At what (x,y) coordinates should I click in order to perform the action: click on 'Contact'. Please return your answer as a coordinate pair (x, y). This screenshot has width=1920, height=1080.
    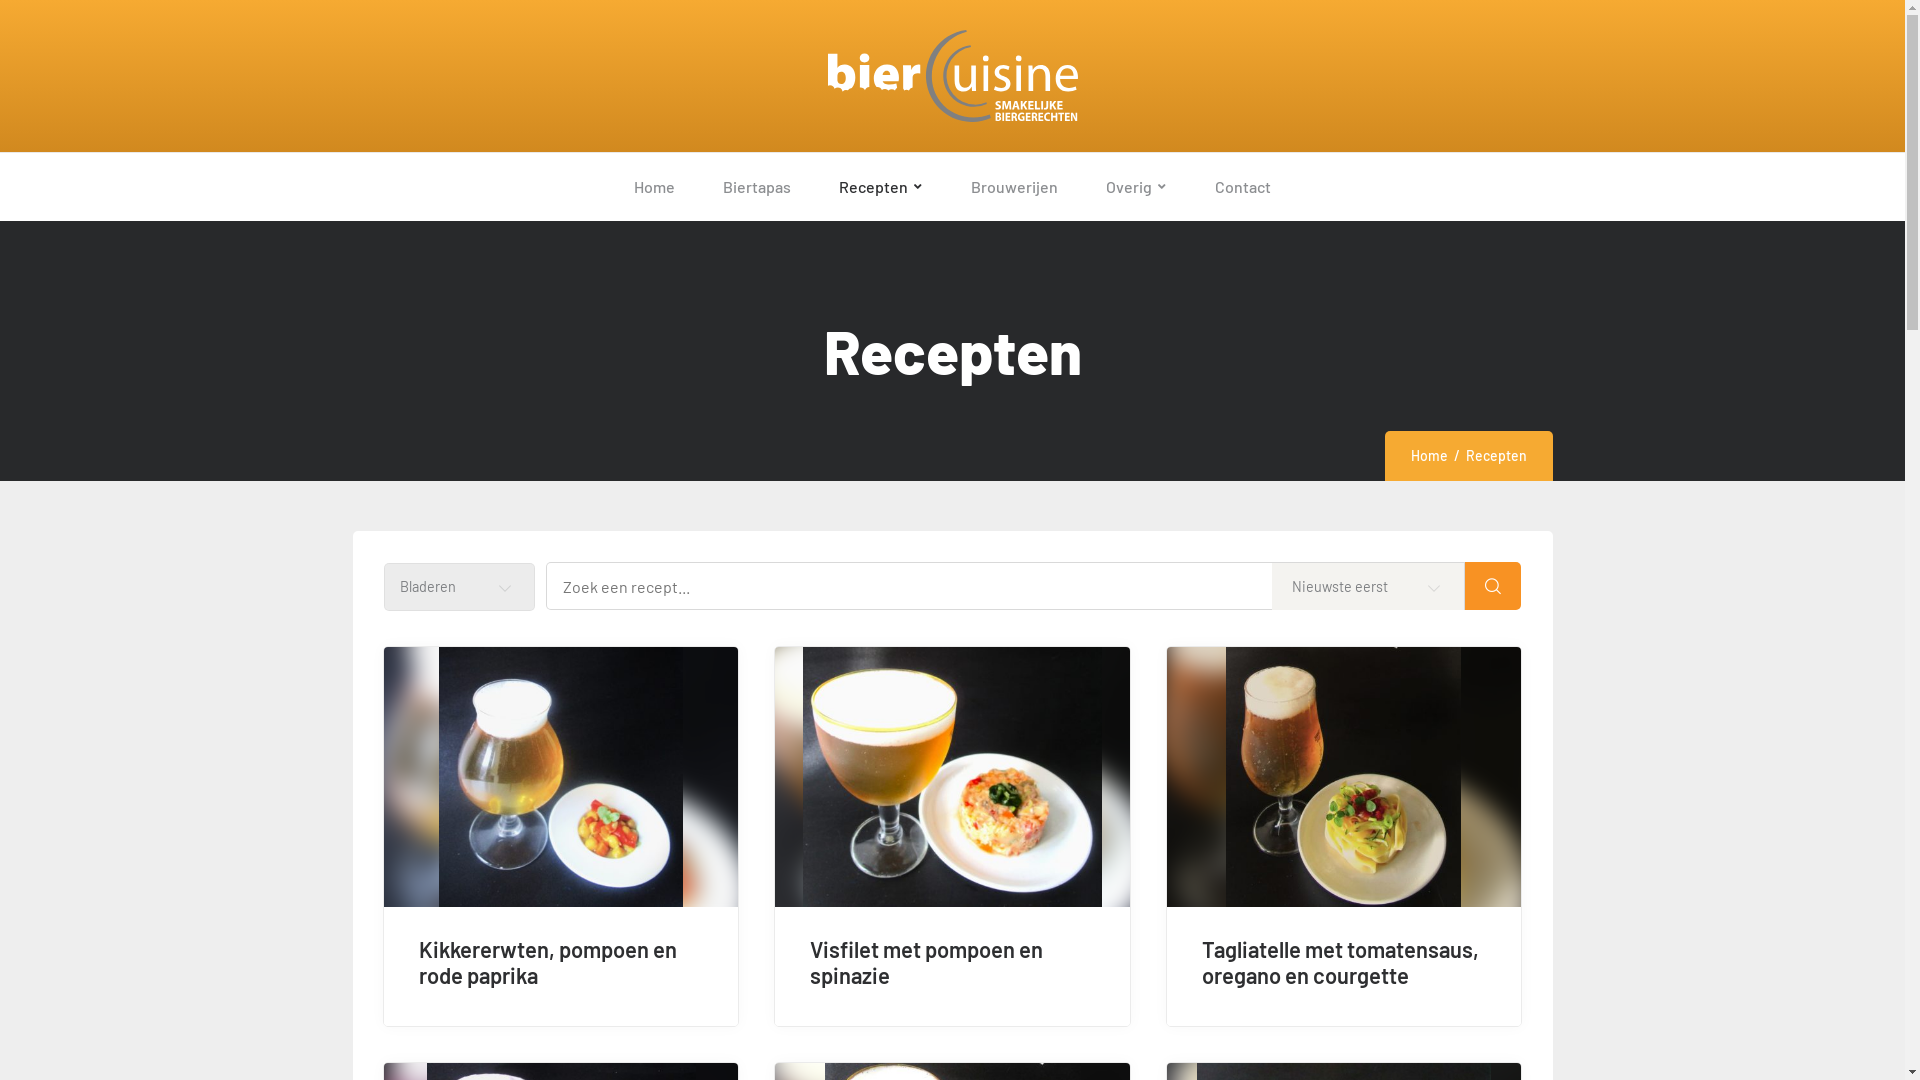
    Looking at the image, I should click on (1242, 186).